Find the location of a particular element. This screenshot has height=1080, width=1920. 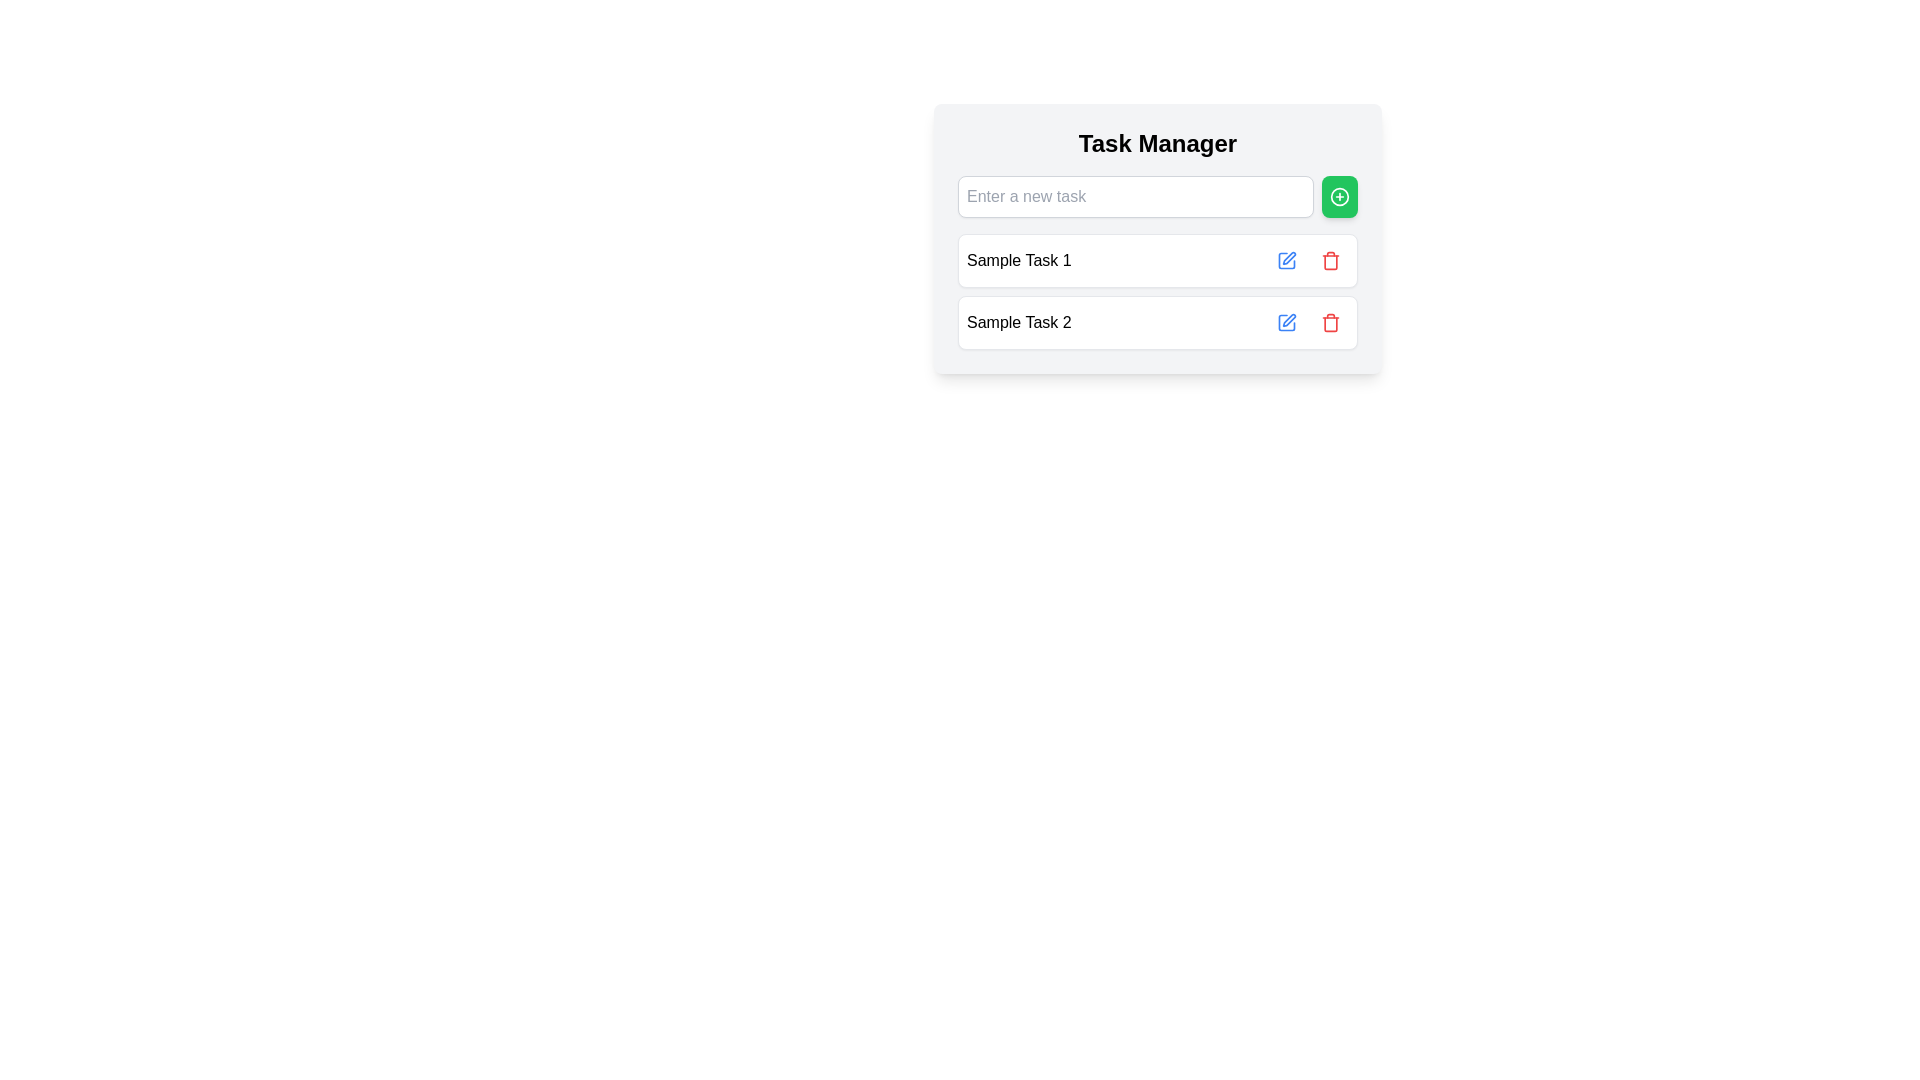

the blue pen icon for editing functionality located in the row for 'Sample Task 1' in the task management interface to trigger a visual effect is located at coordinates (1286, 260).